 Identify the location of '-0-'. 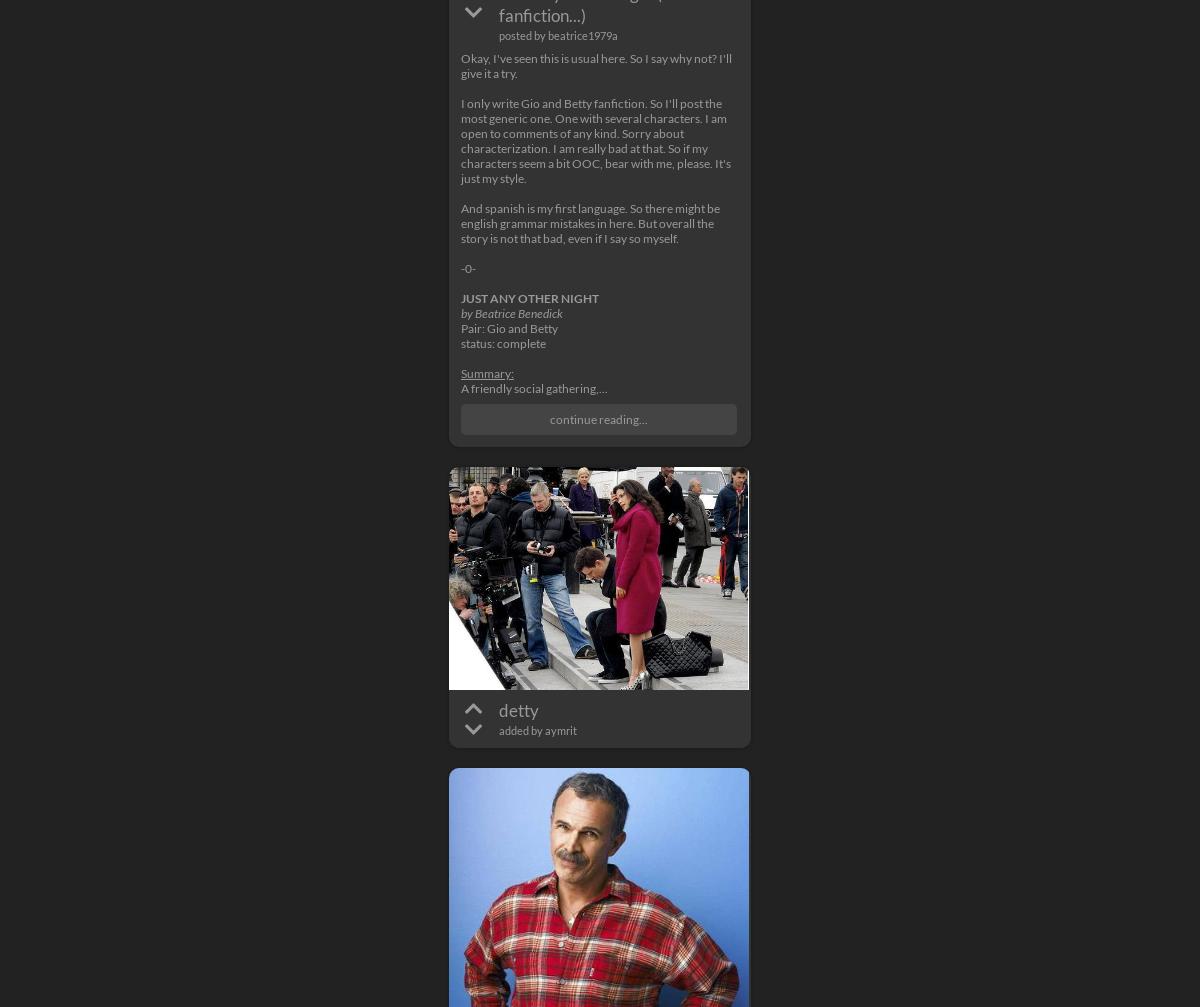
(467, 268).